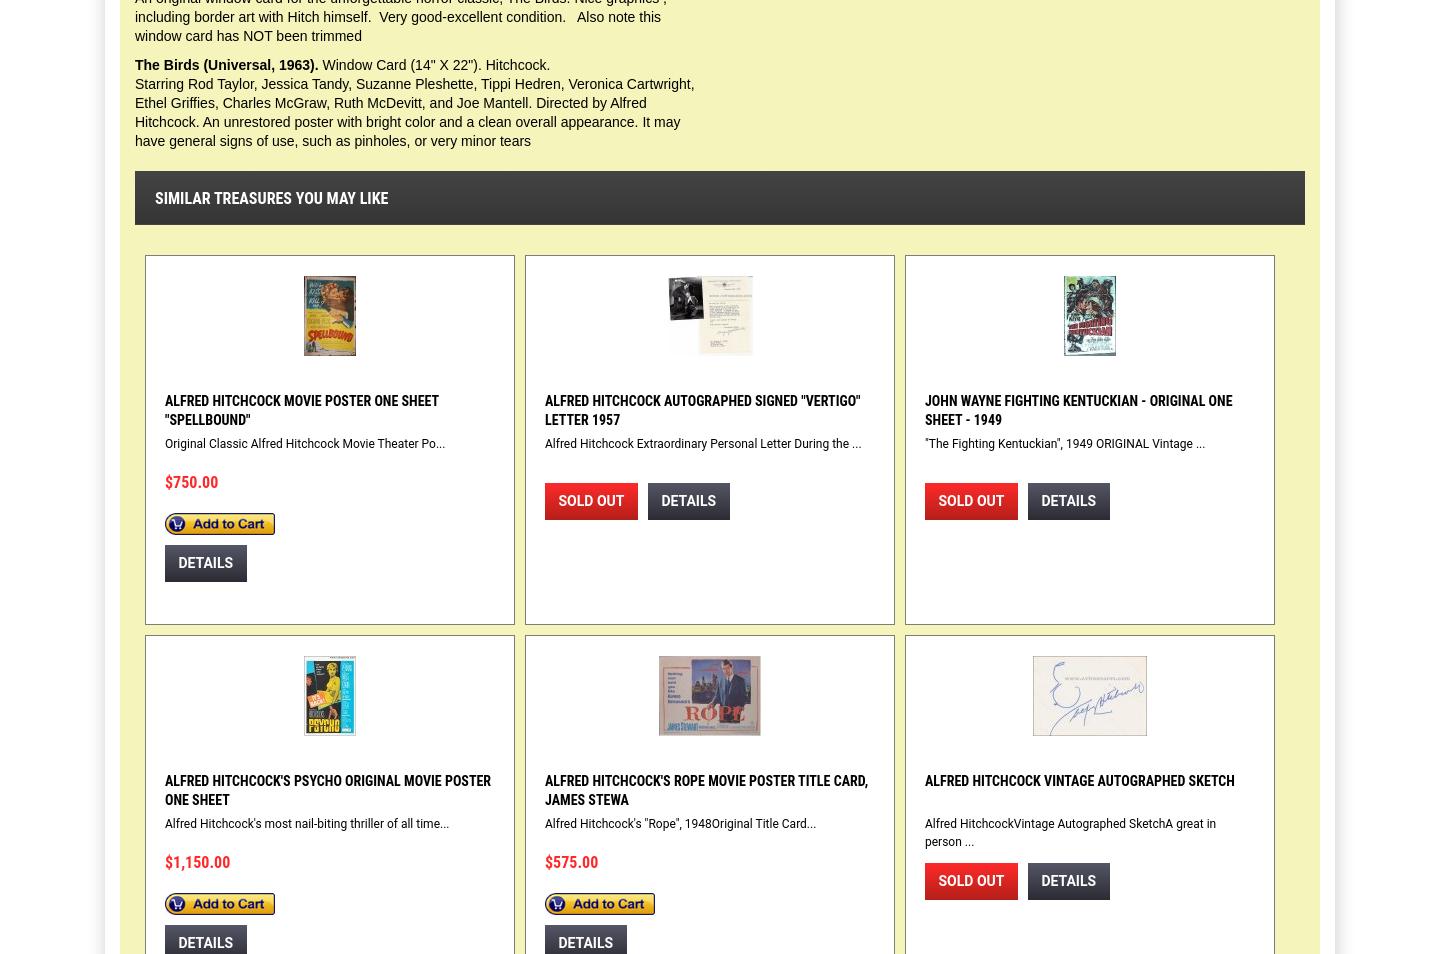 Image resolution: width=1440 pixels, height=954 pixels. What do you see at coordinates (317, 63) in the screenshot?
I see `'Window Card (14" X 22"). Hitchcock.'` at bounding box center [317, 63].